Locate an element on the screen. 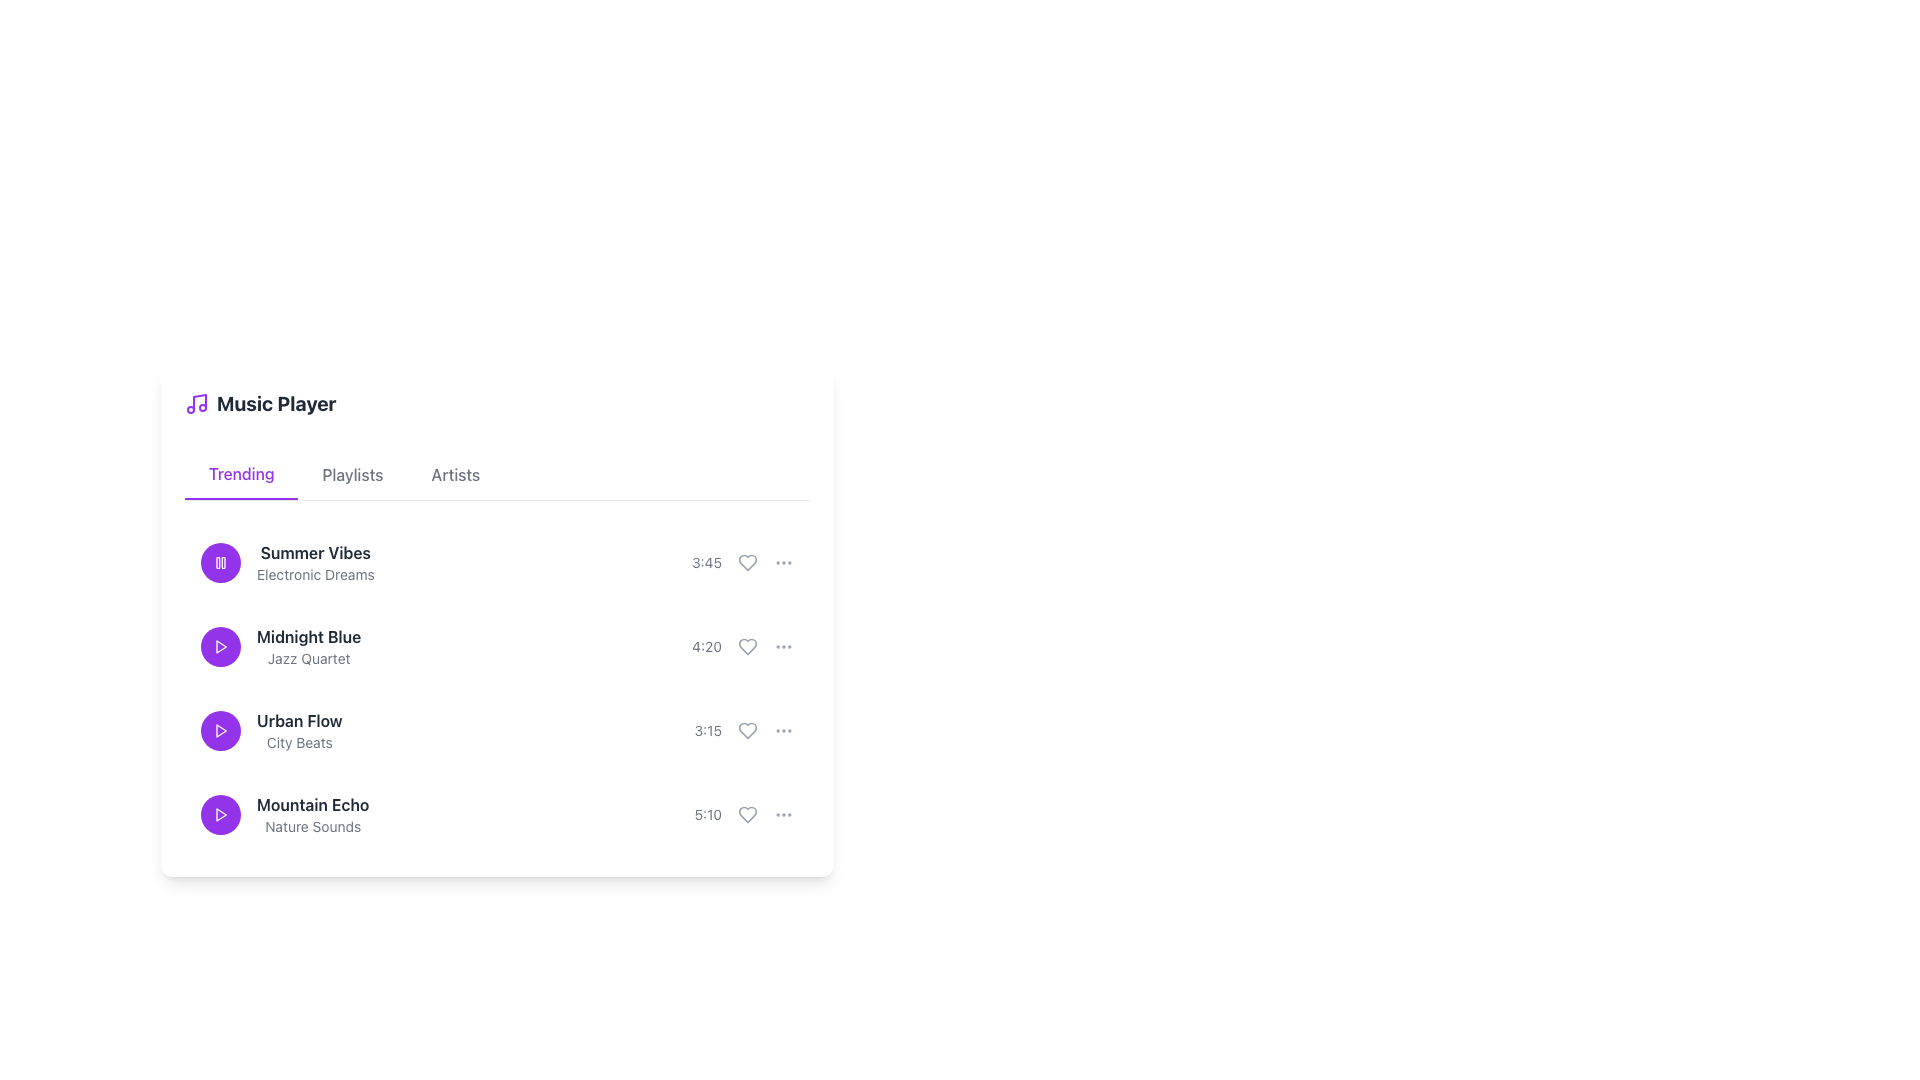  the main bolded text of the fourth item in the 'Trending' tab of the music player application, which displays the title of a song or audio track, located above the text 'Nature Sounds' is located at coordinates (312, 804).